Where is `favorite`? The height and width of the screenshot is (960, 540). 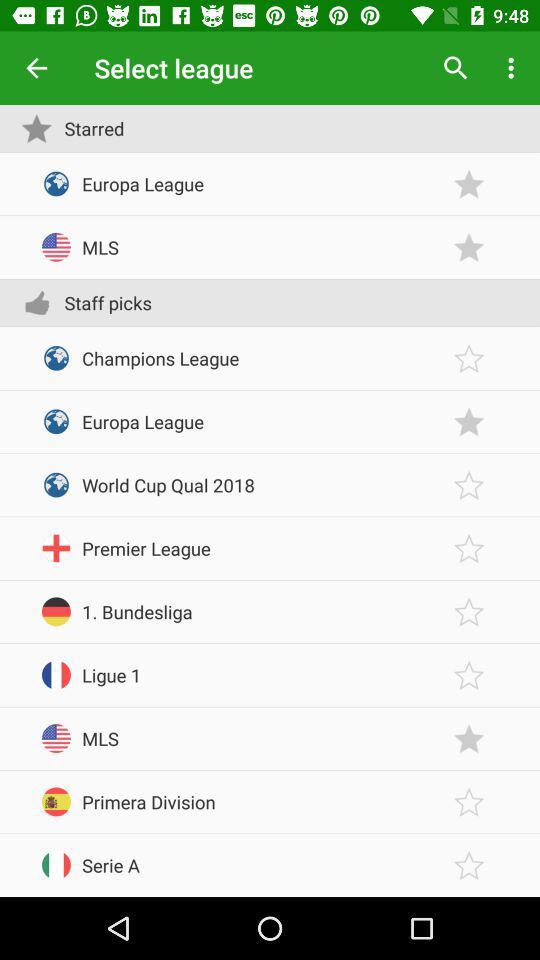 favorite is located at coordinates (469, 358).